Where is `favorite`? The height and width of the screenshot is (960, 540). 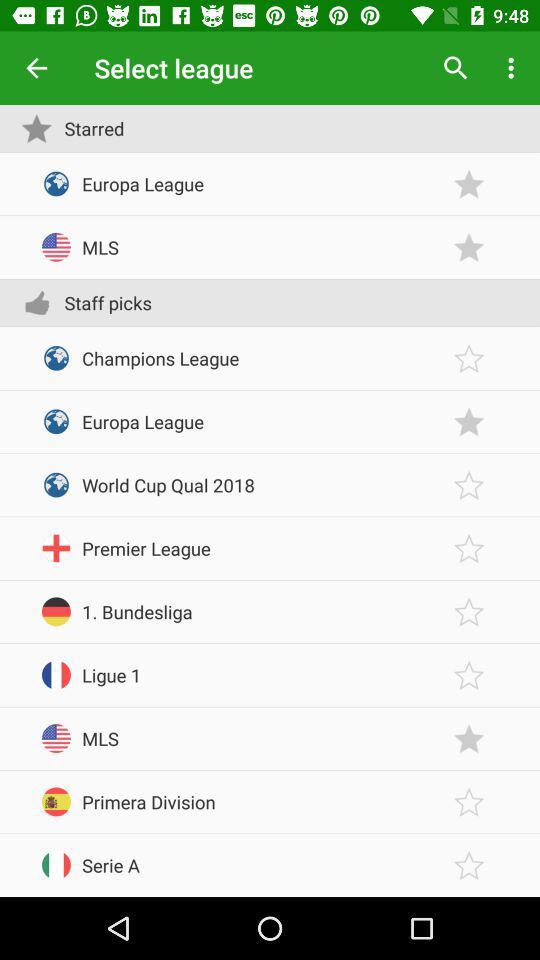 favorite is located at coordinates (469, 358).